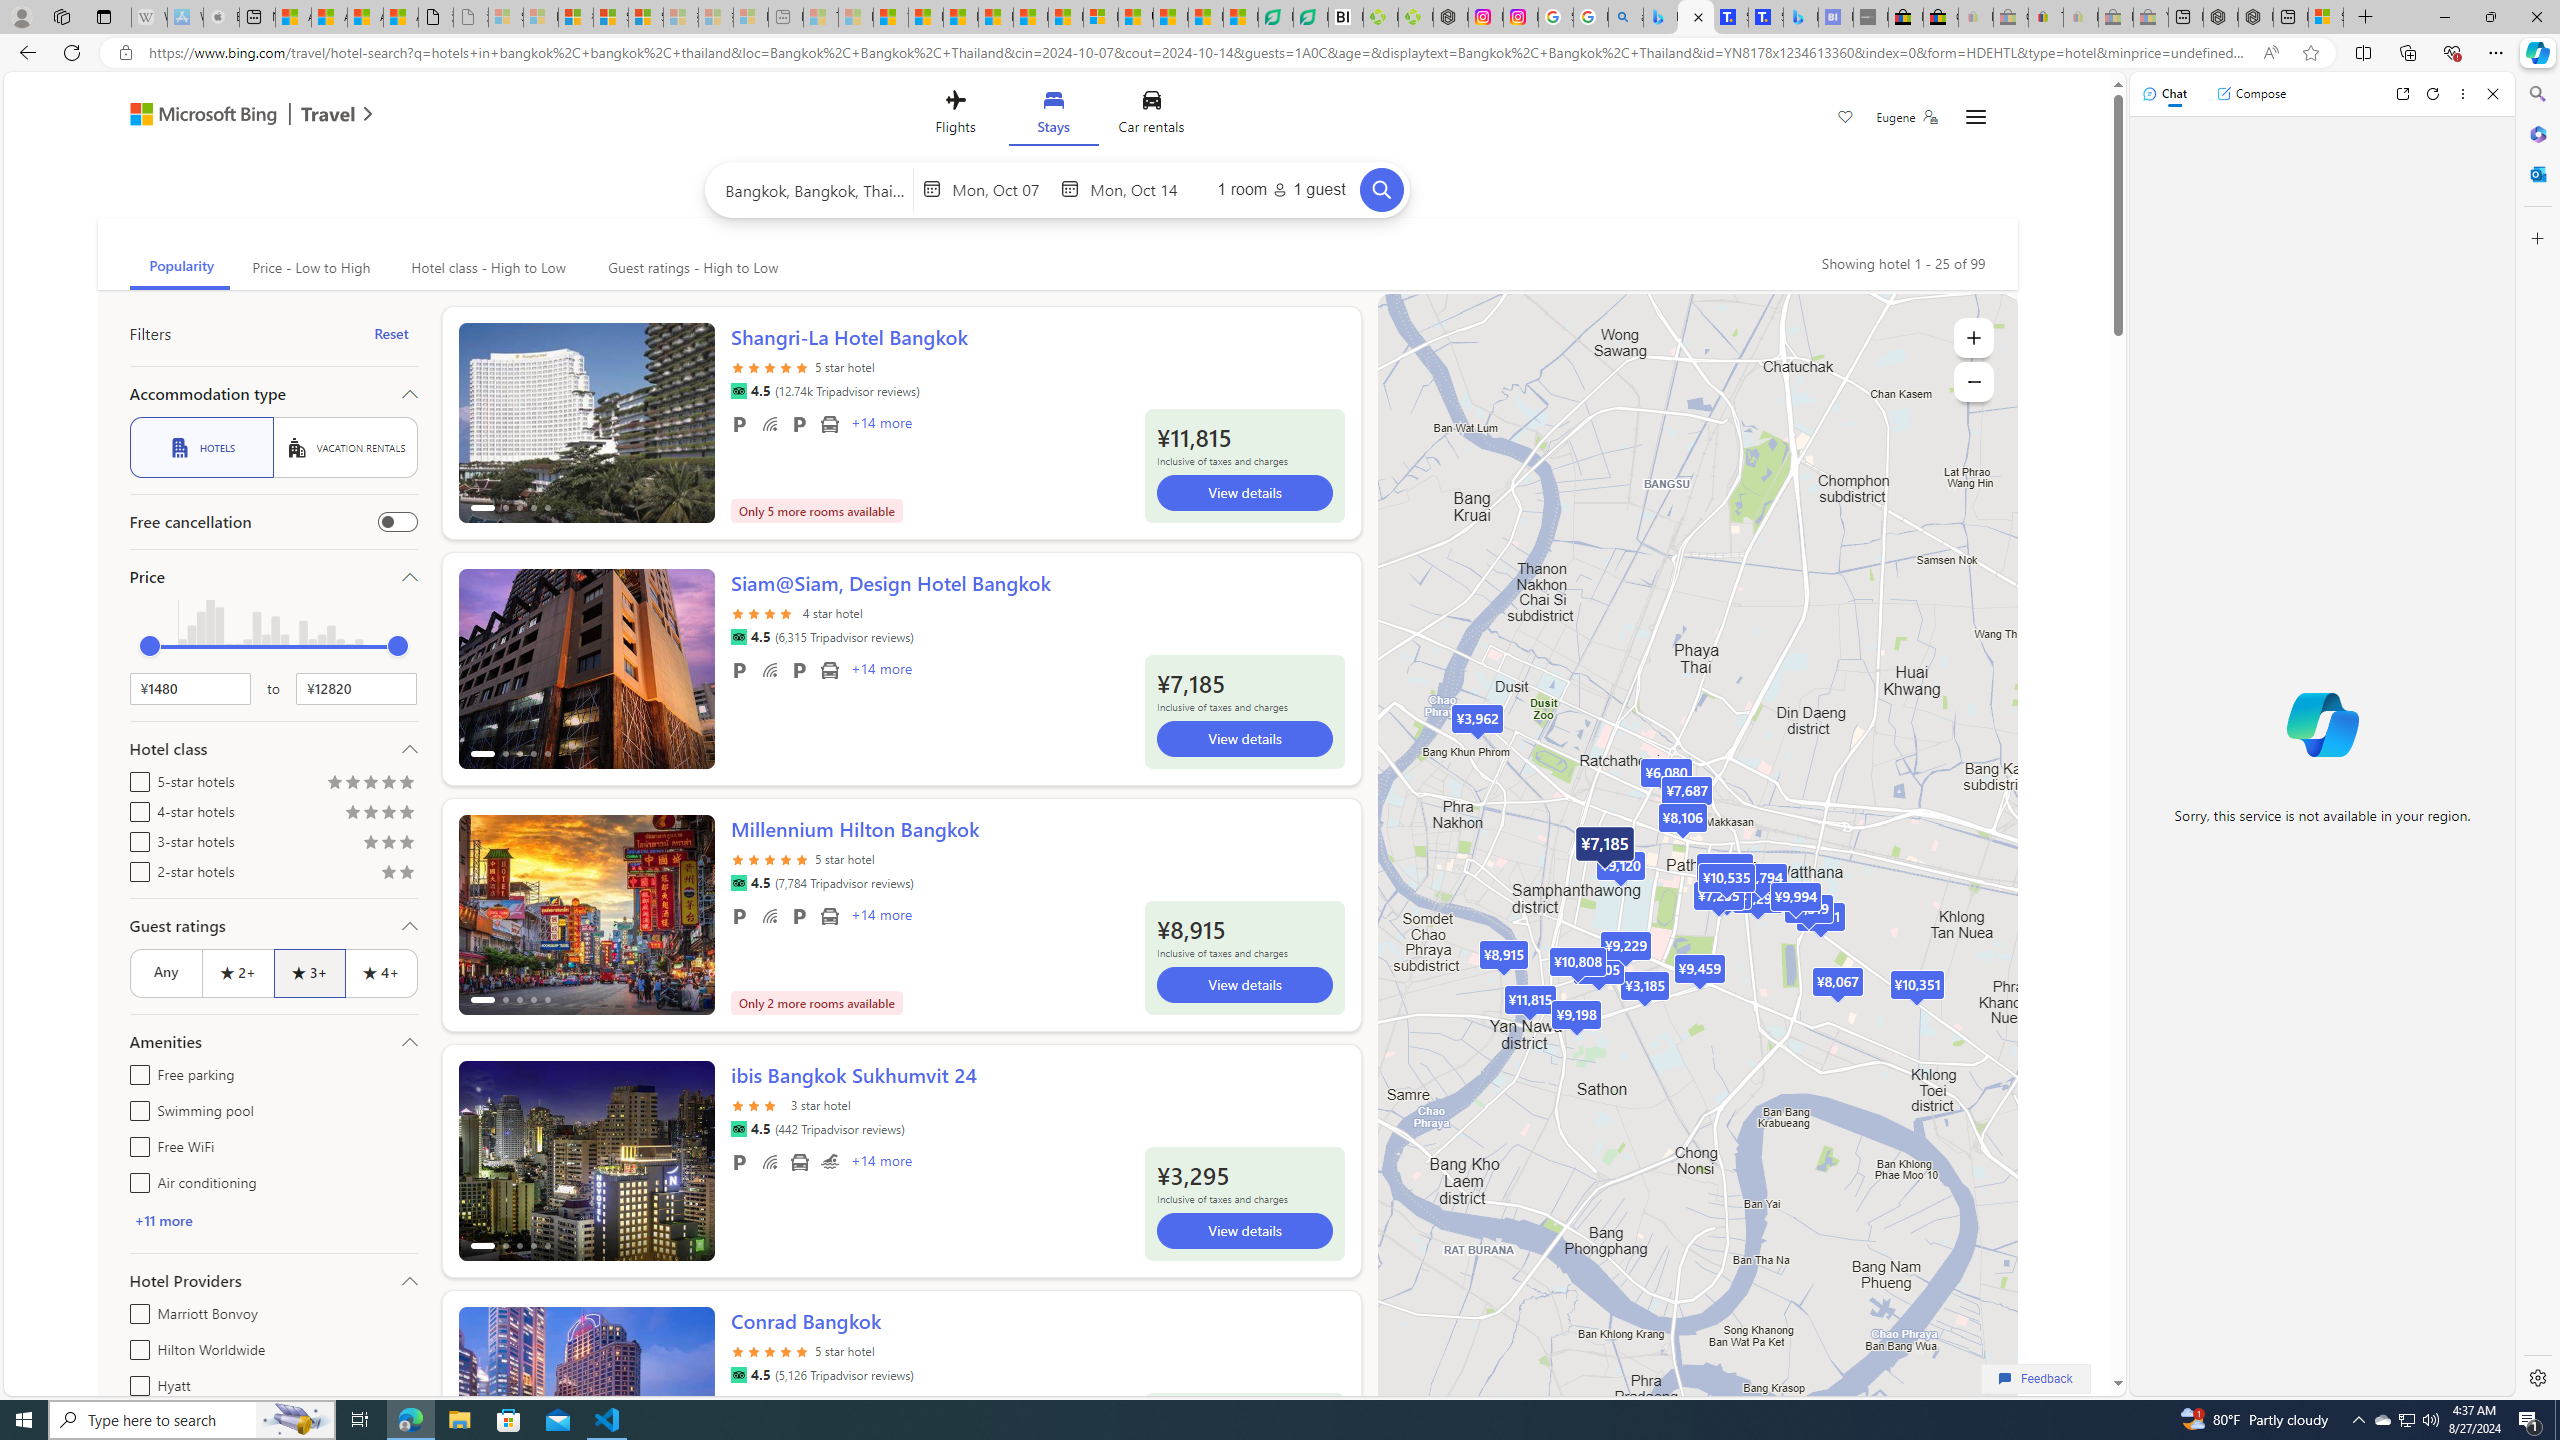 The image size is (2560, 1440). What do you see at coordinates (1002, 188) in the screenshot?
I see `'Start Date'` at bounding box center [1002, 188].